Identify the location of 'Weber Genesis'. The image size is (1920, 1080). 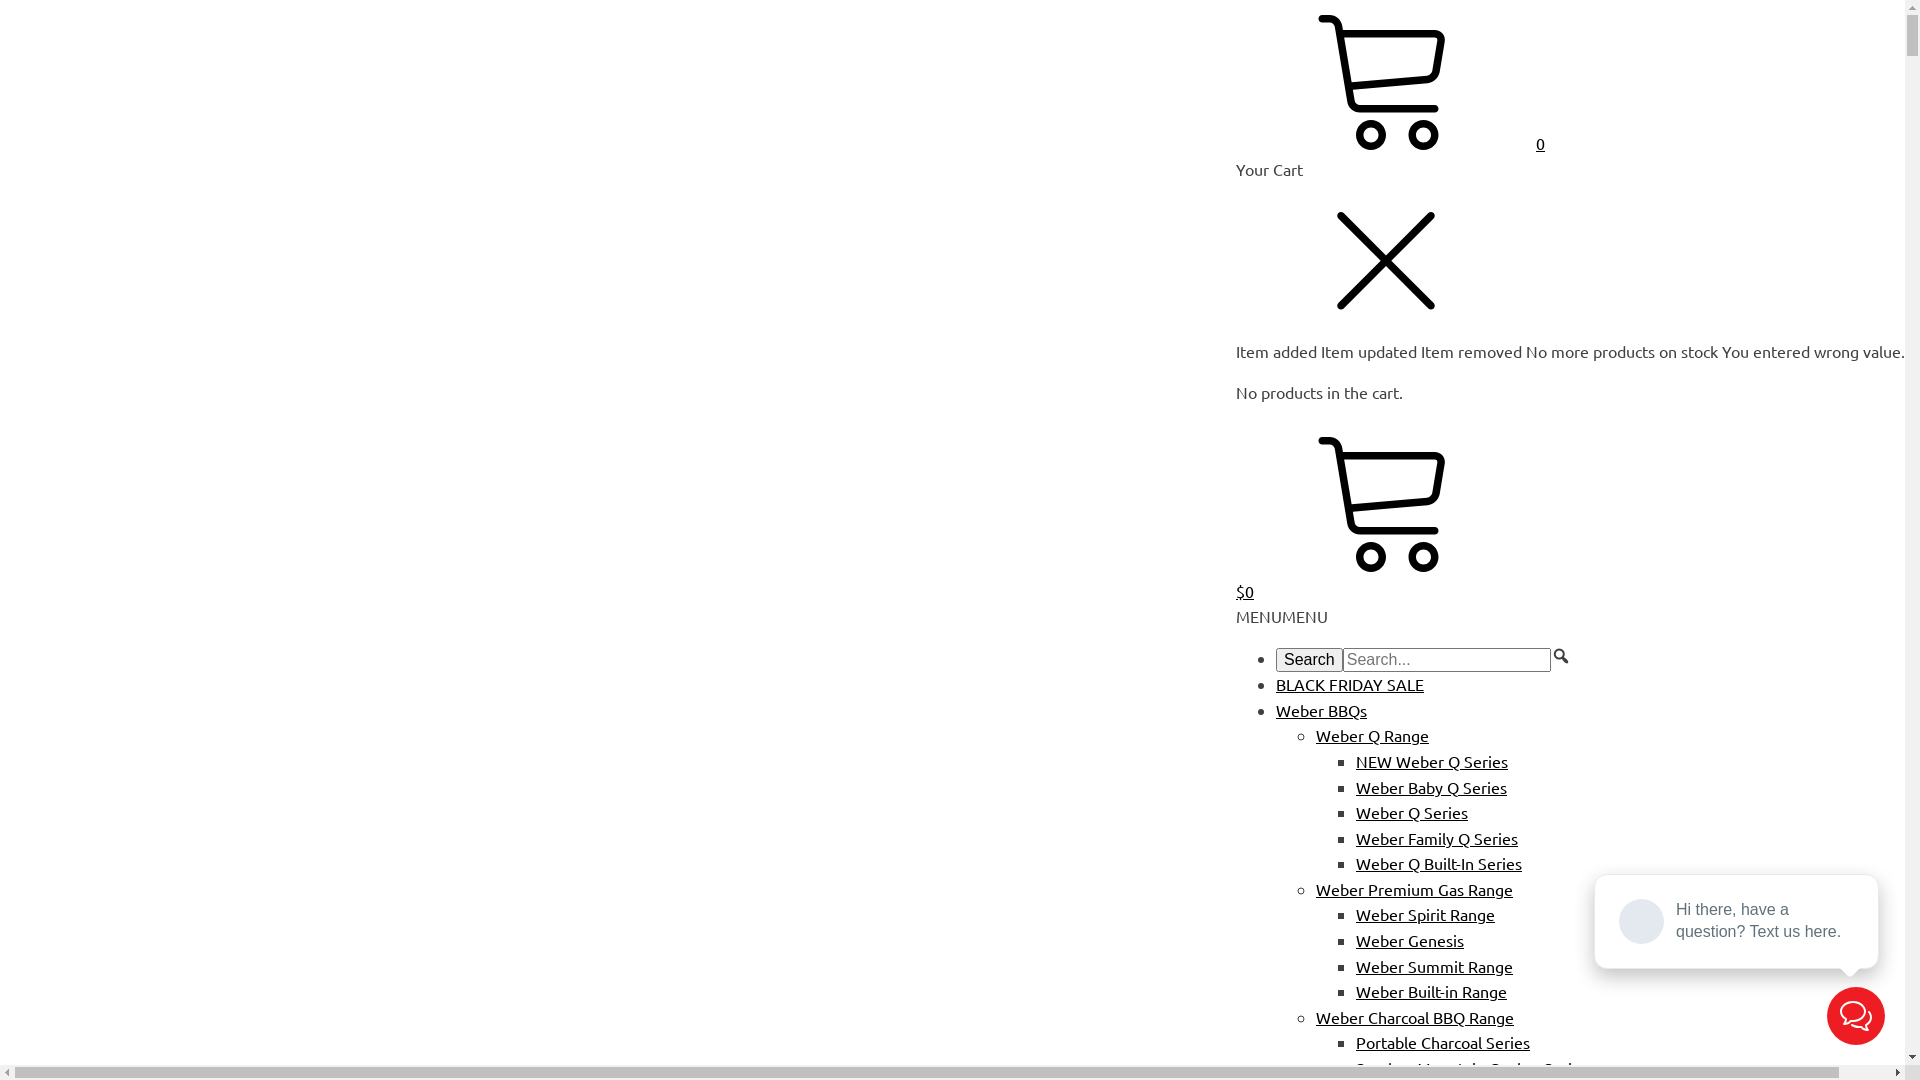
(1409, 940).